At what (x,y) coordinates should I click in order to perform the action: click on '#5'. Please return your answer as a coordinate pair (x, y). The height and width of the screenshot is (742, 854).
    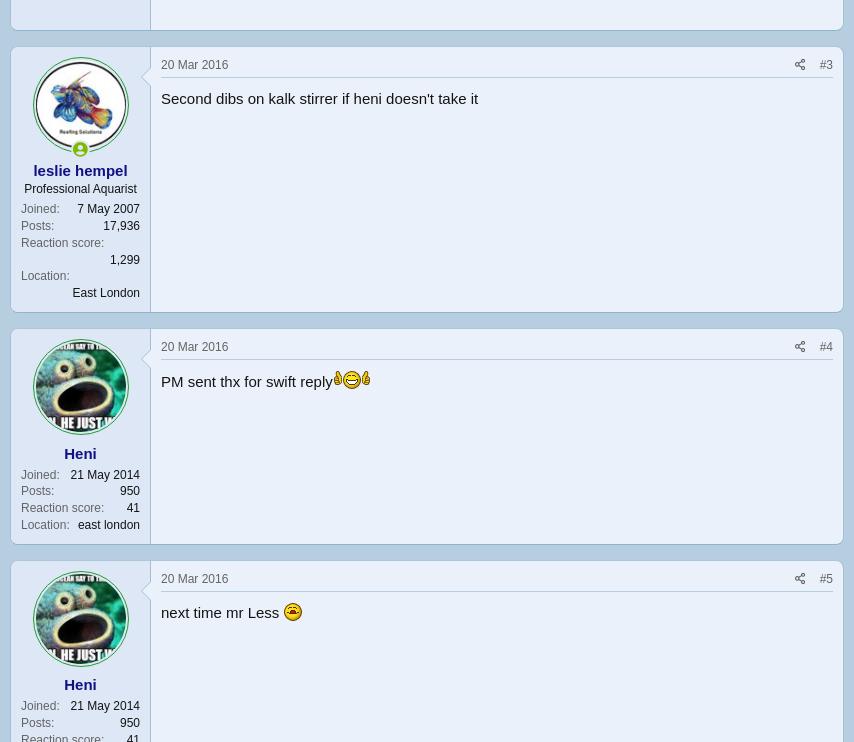
    Looking at the image, I should click on (817, 578).